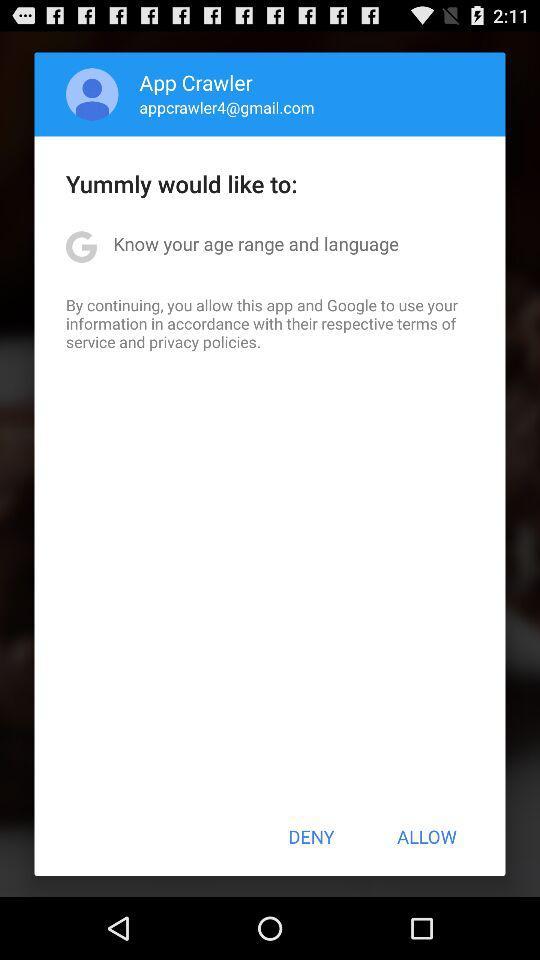 The width and height of the screenshot is (540, 960). I want to click on know your age app, so click(256, 242).